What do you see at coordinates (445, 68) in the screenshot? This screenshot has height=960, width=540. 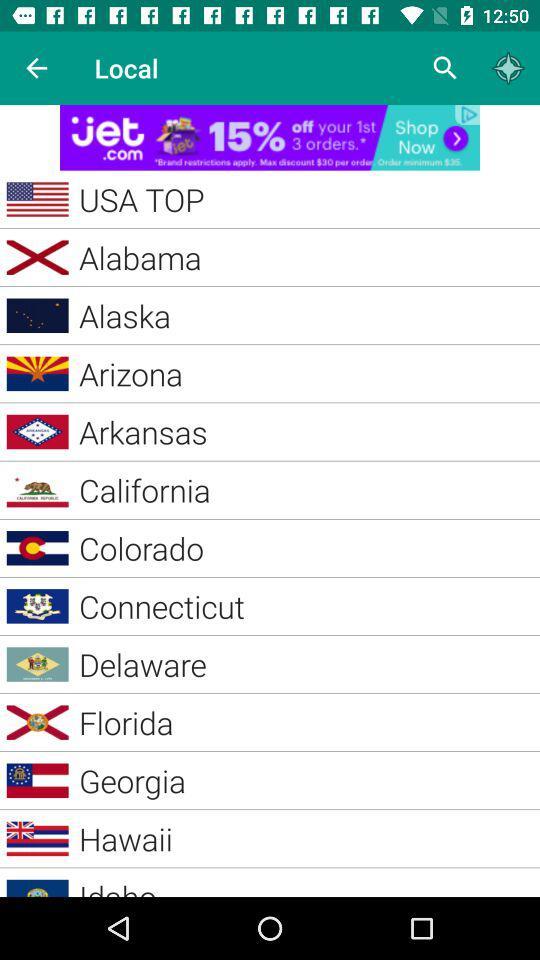 I see `search option` at bounding box center [445, 68].